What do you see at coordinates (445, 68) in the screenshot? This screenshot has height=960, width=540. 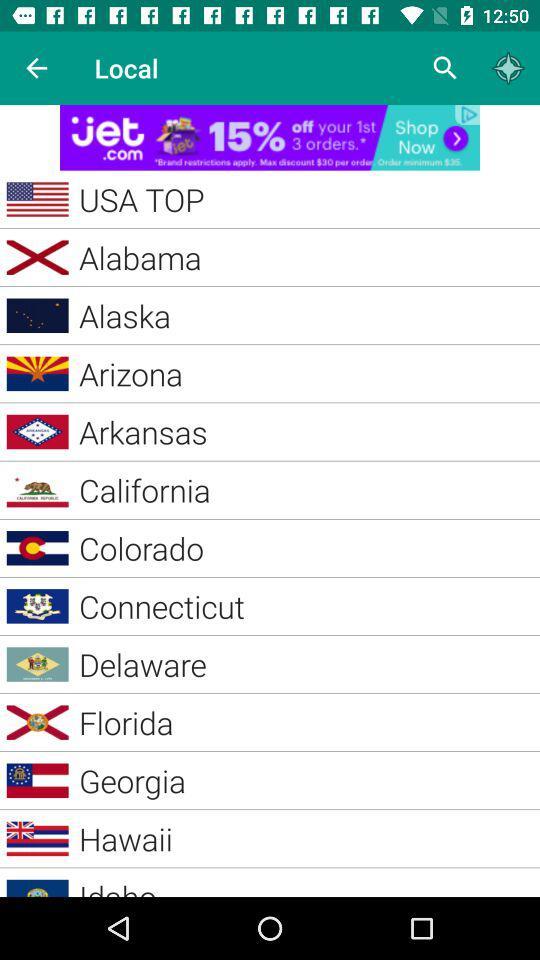 I see `search option` at bounding box center [445, 68].